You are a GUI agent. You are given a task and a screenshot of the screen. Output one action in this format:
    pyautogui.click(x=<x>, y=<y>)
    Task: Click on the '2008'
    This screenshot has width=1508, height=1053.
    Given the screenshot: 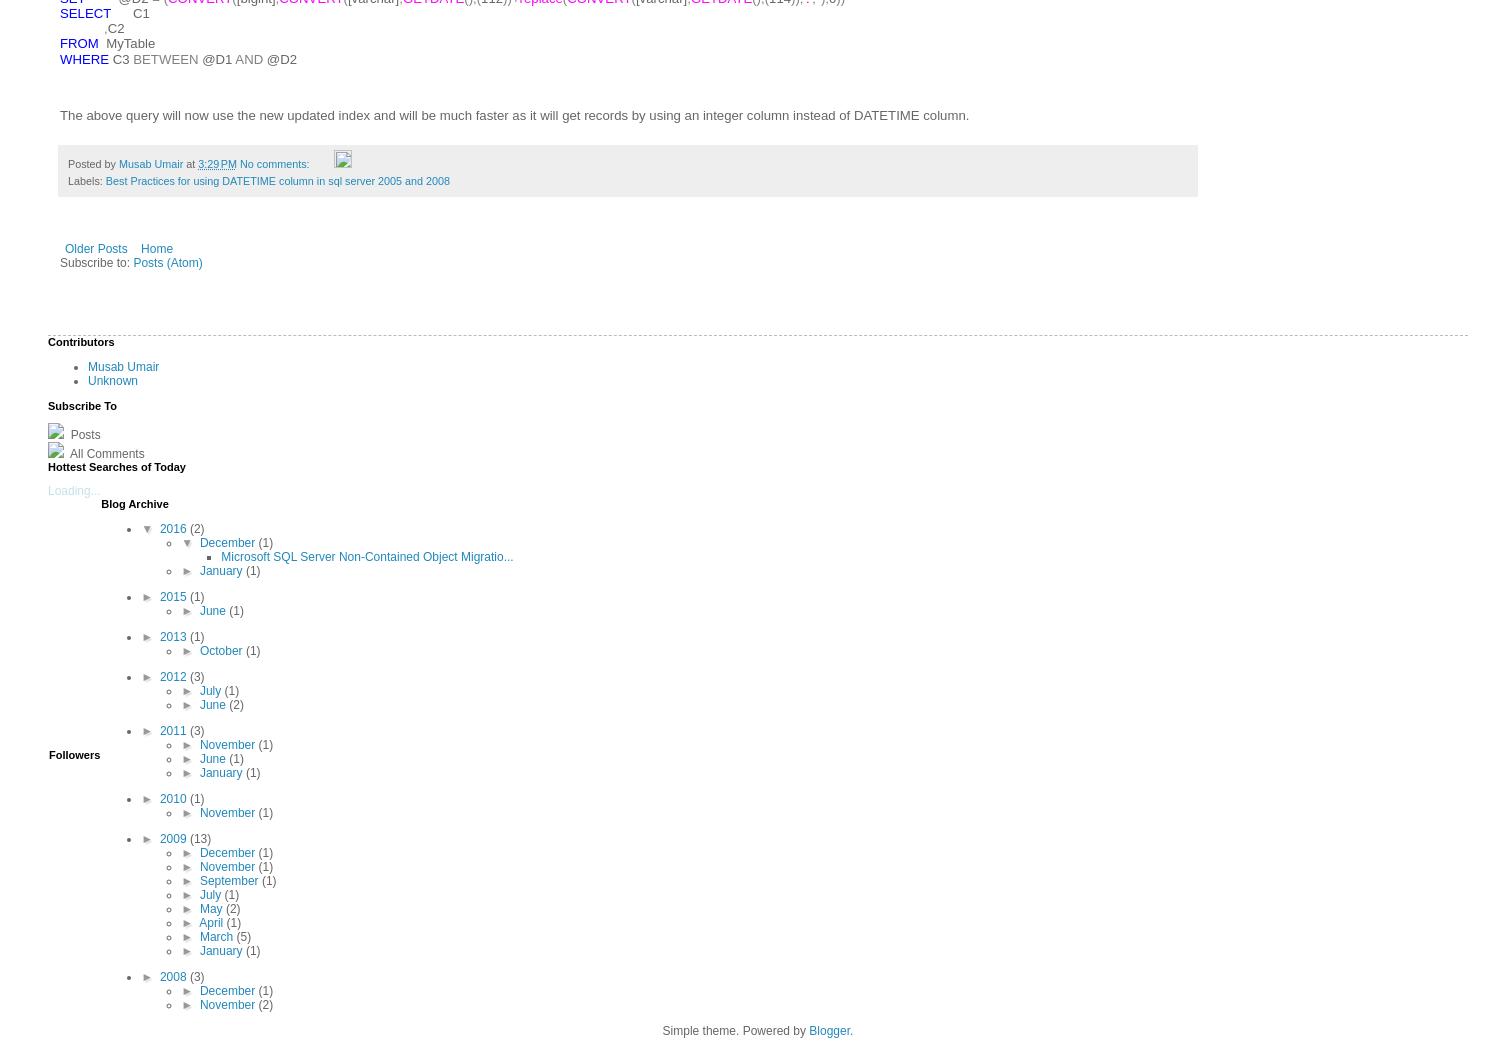 What is the action you would take?
    pyautogui.click(x=174, y=976)
    